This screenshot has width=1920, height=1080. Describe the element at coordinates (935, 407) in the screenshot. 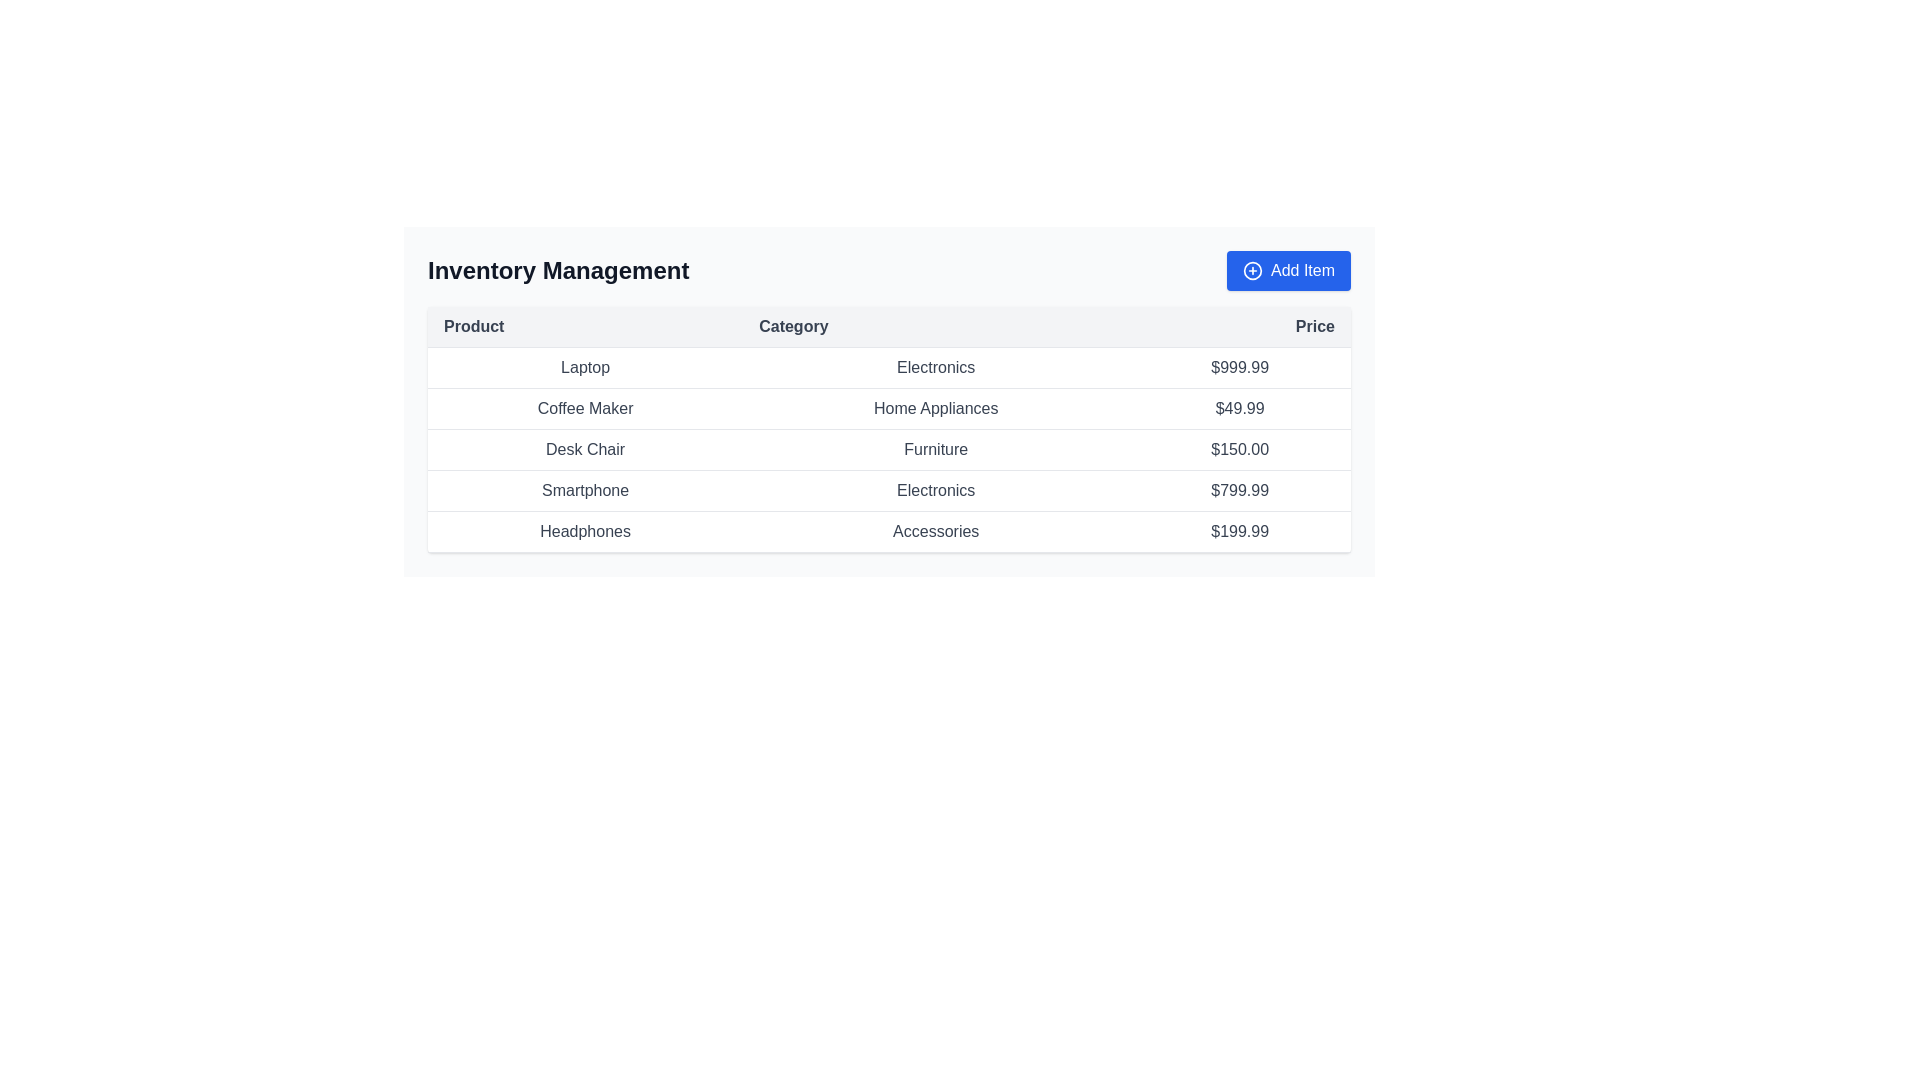

I see `the text element displaying 'Home Appliances' which is located in the table row for 'Coffee Maker'` at that location.